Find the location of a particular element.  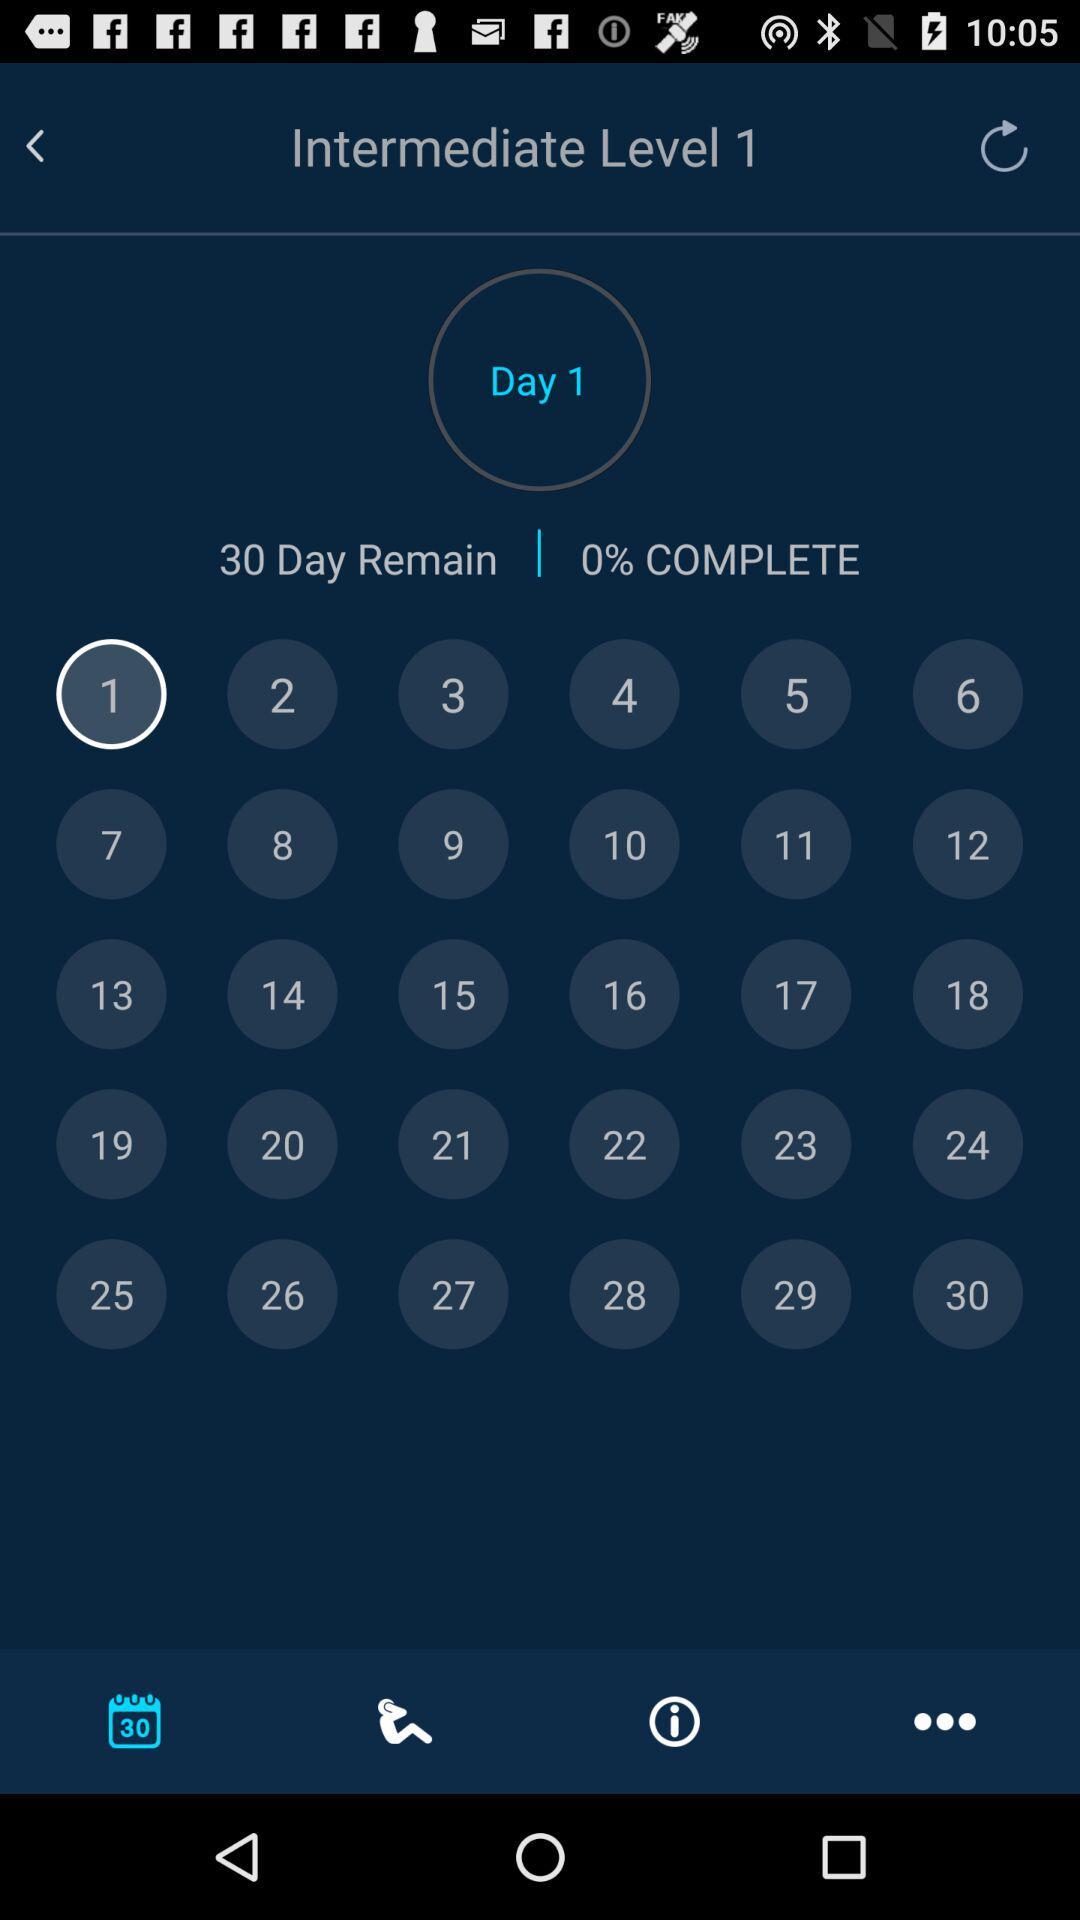

refresh app is located at coordinates (994, 145).